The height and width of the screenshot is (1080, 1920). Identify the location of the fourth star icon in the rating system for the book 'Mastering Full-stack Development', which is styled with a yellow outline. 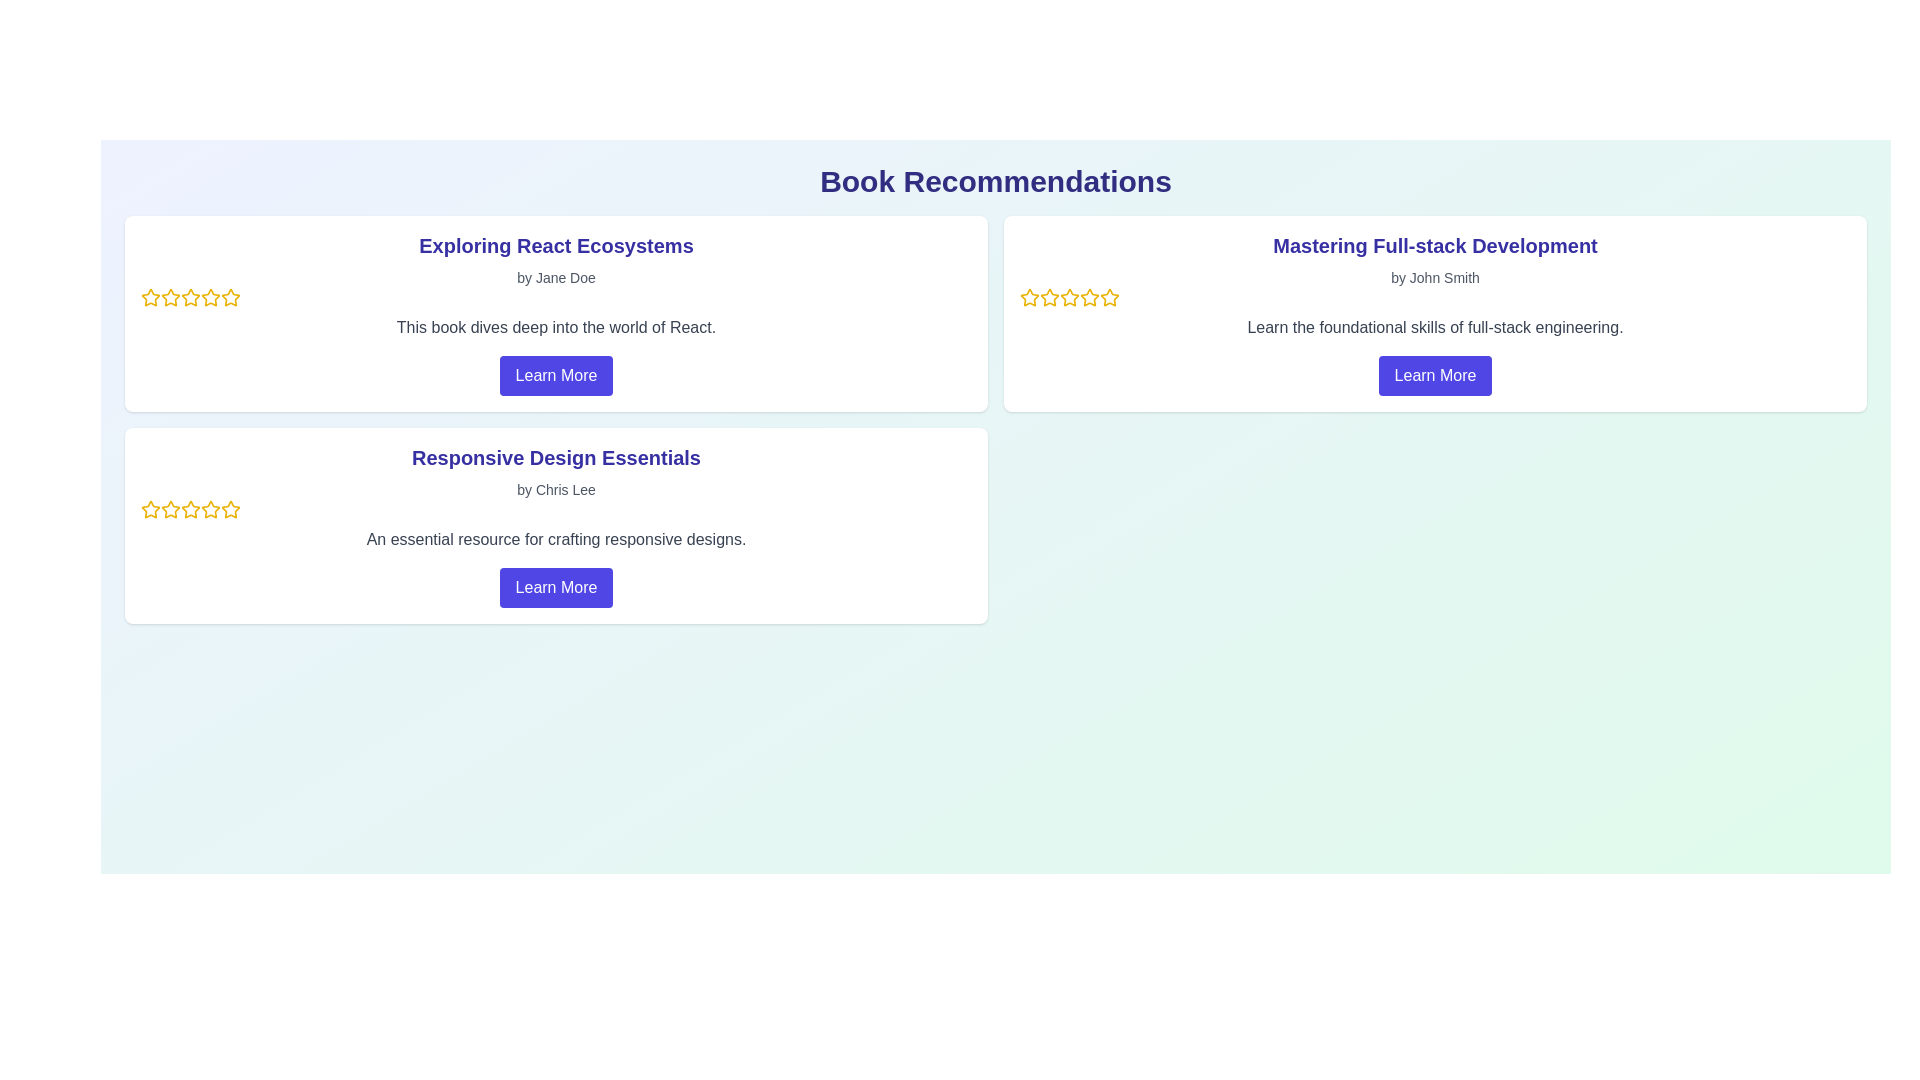
(1069, 297).